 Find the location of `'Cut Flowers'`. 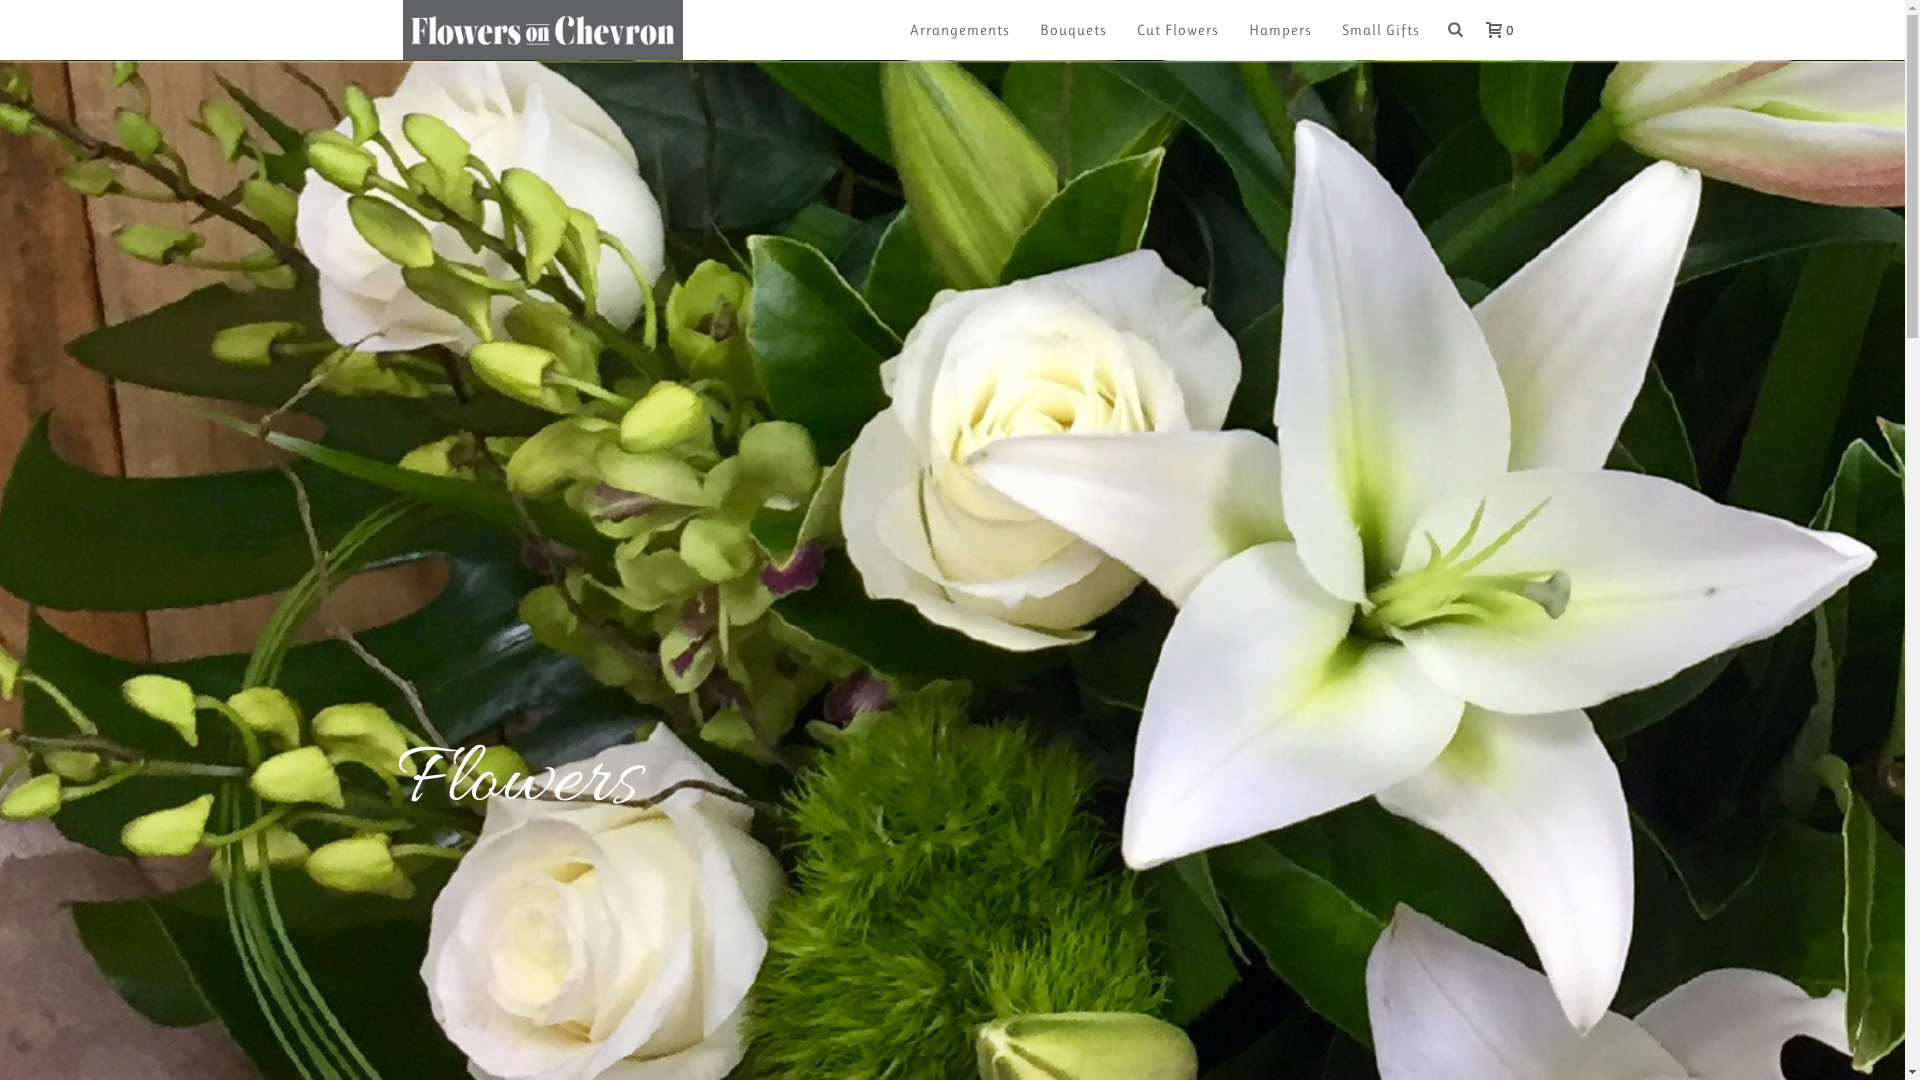

'Cut Flowers' is located at coordinates (1177, 30).